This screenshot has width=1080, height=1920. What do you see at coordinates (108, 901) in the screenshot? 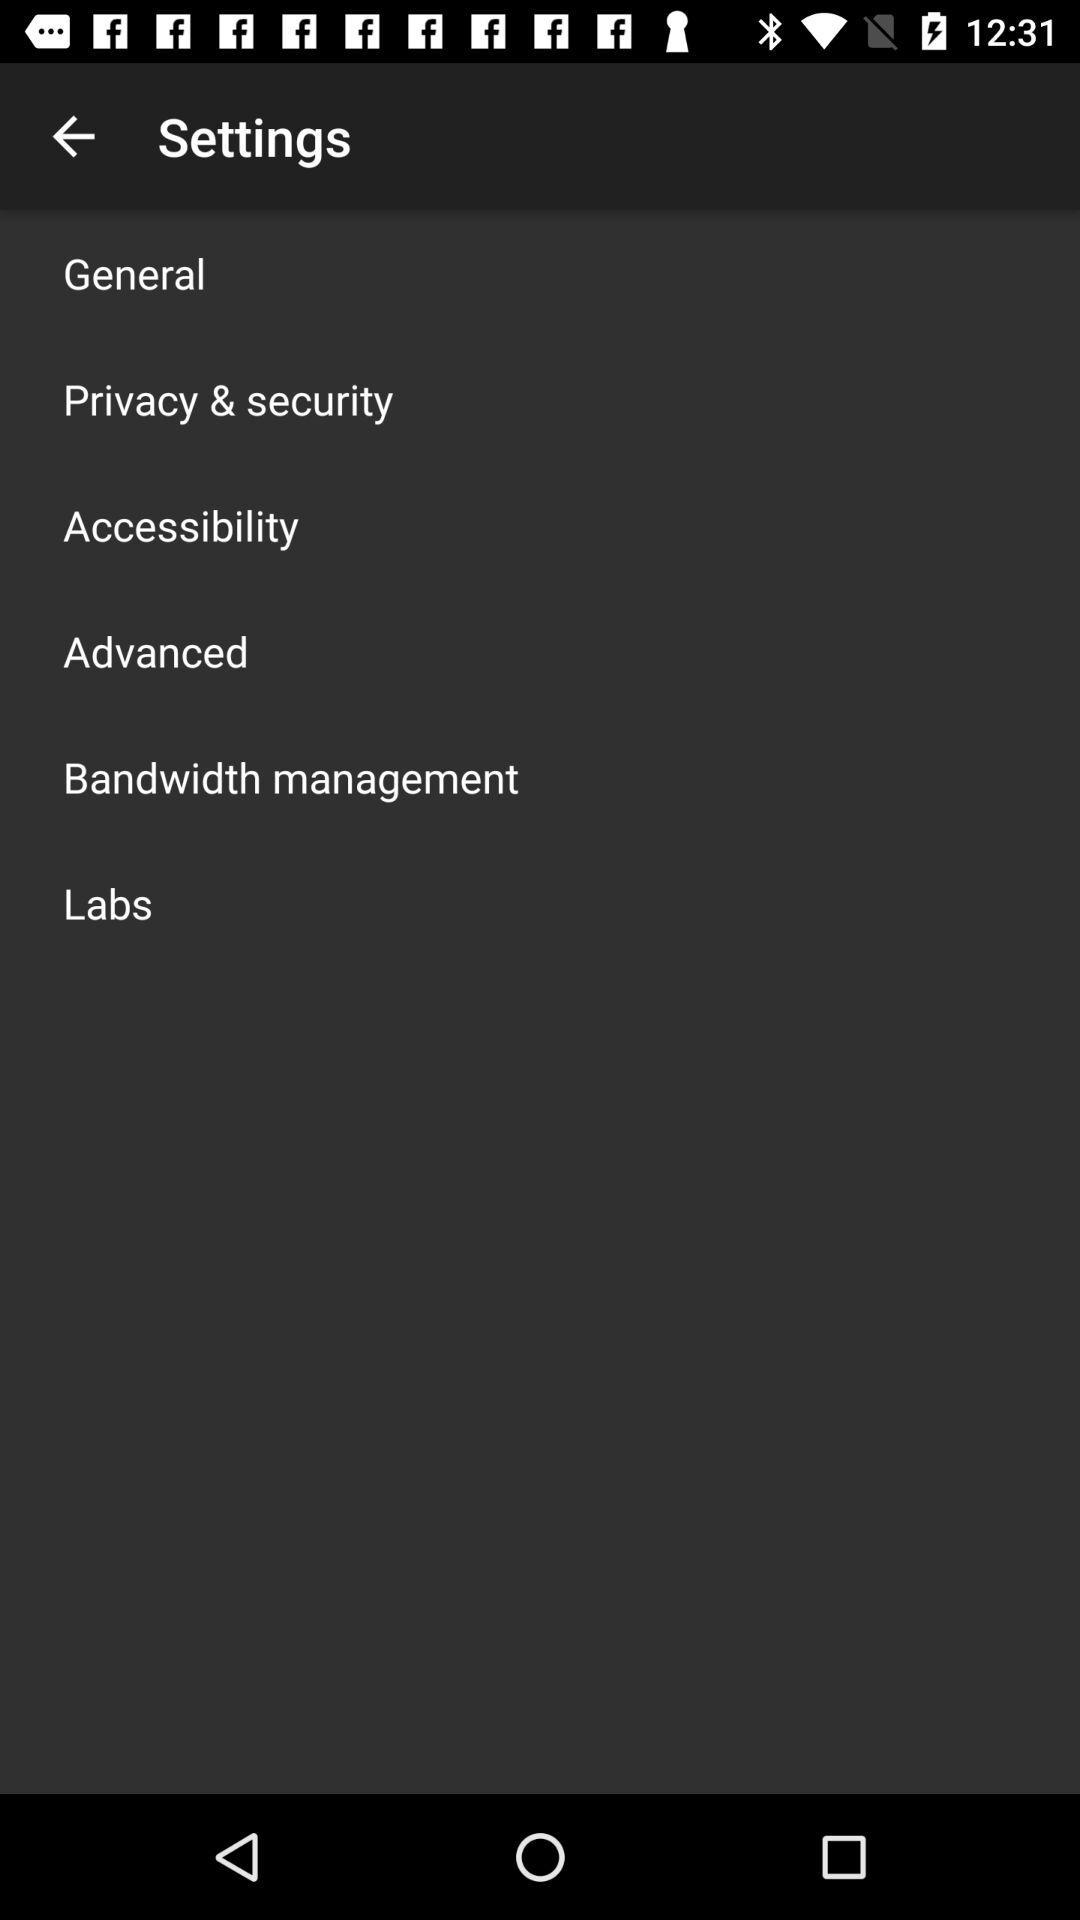
I see `labs icon` at bounding box center [108, 901].